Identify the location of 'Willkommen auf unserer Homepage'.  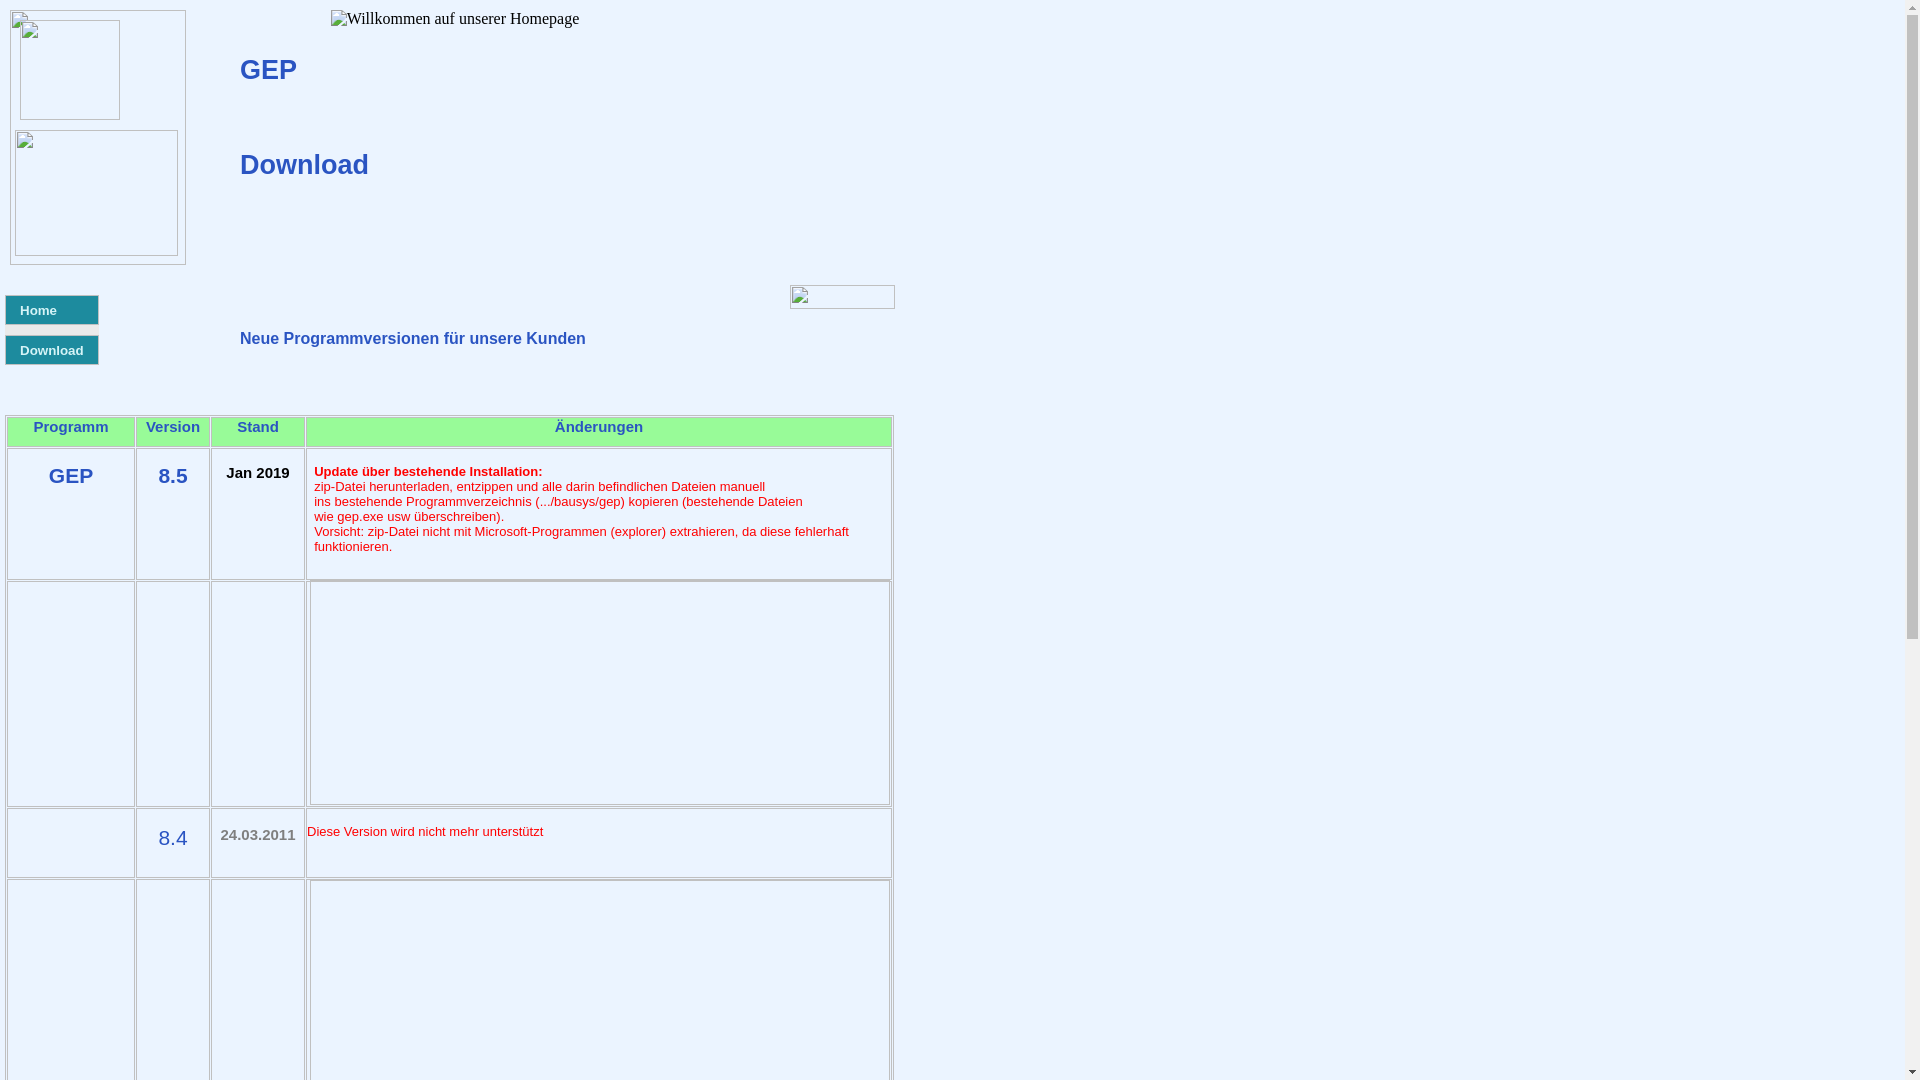
(454, 19).